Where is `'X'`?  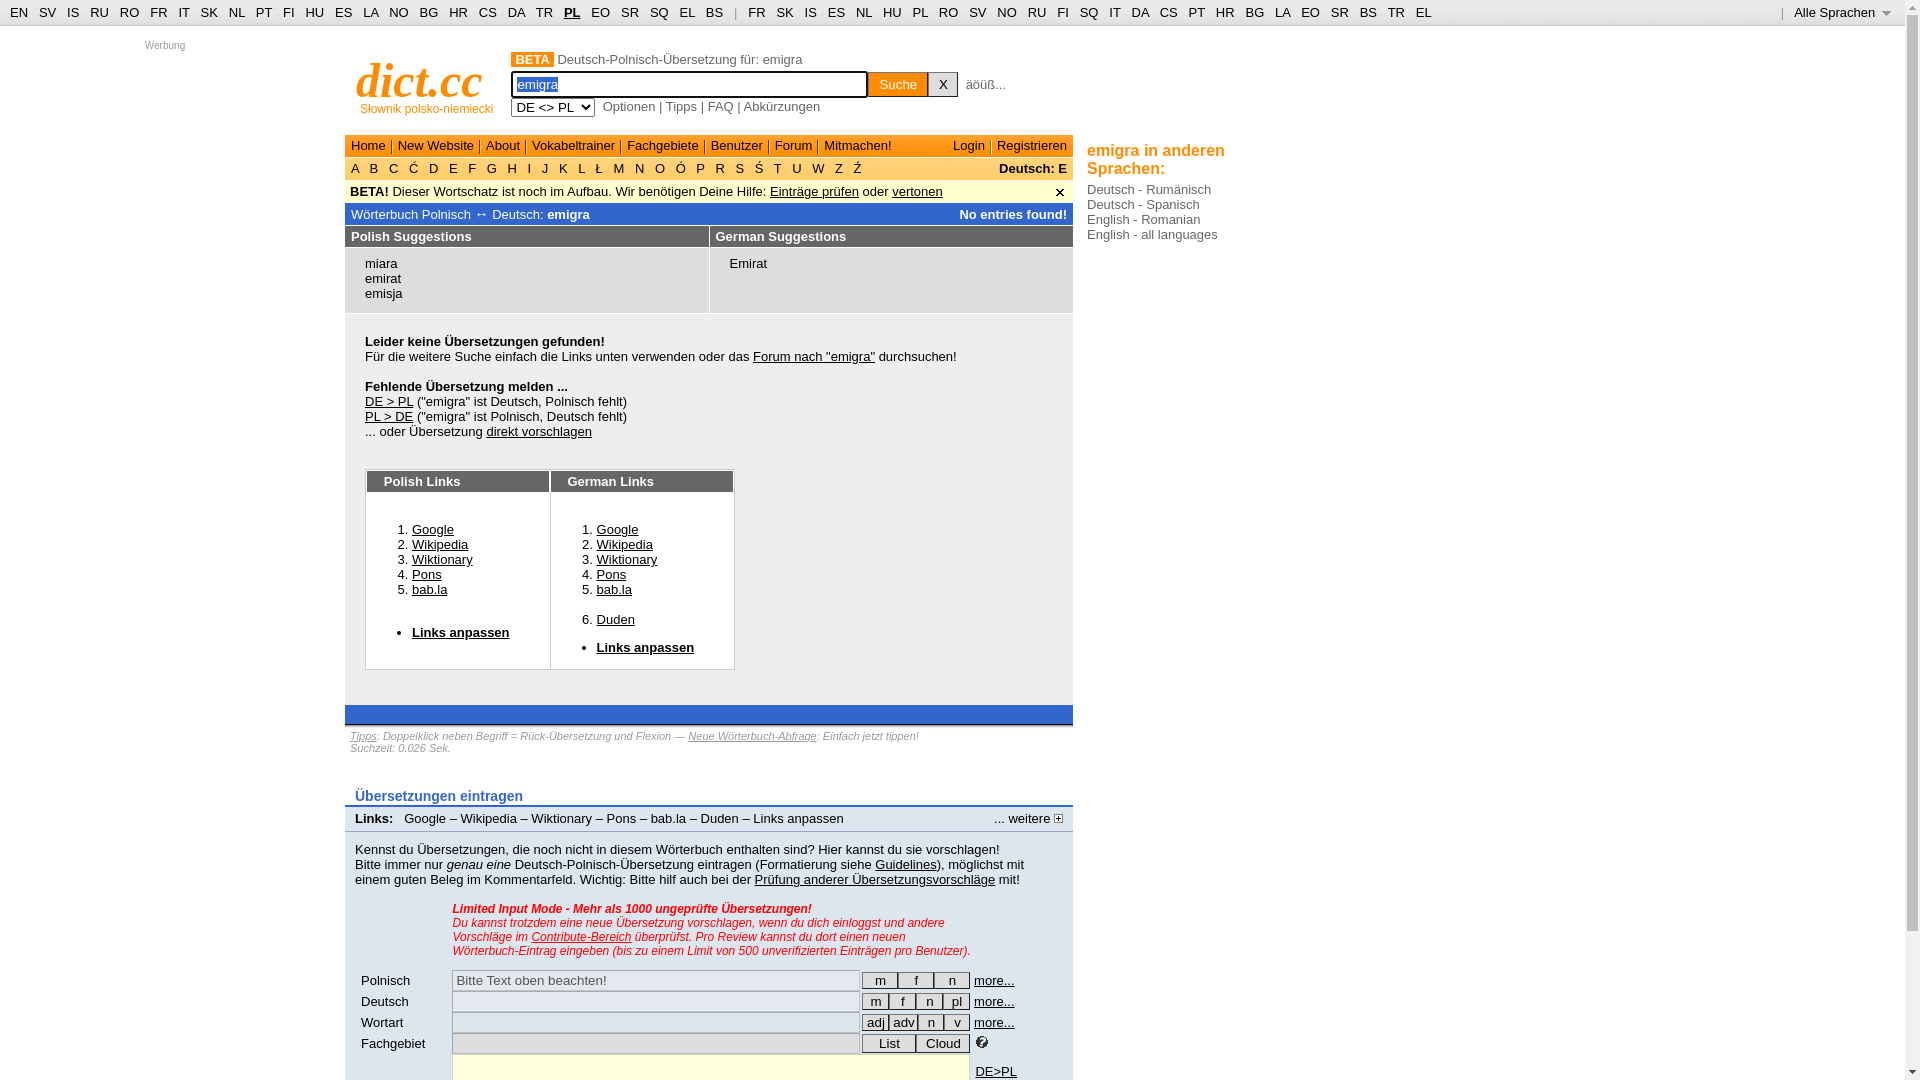 'X' is located at coordinates (941, 83).